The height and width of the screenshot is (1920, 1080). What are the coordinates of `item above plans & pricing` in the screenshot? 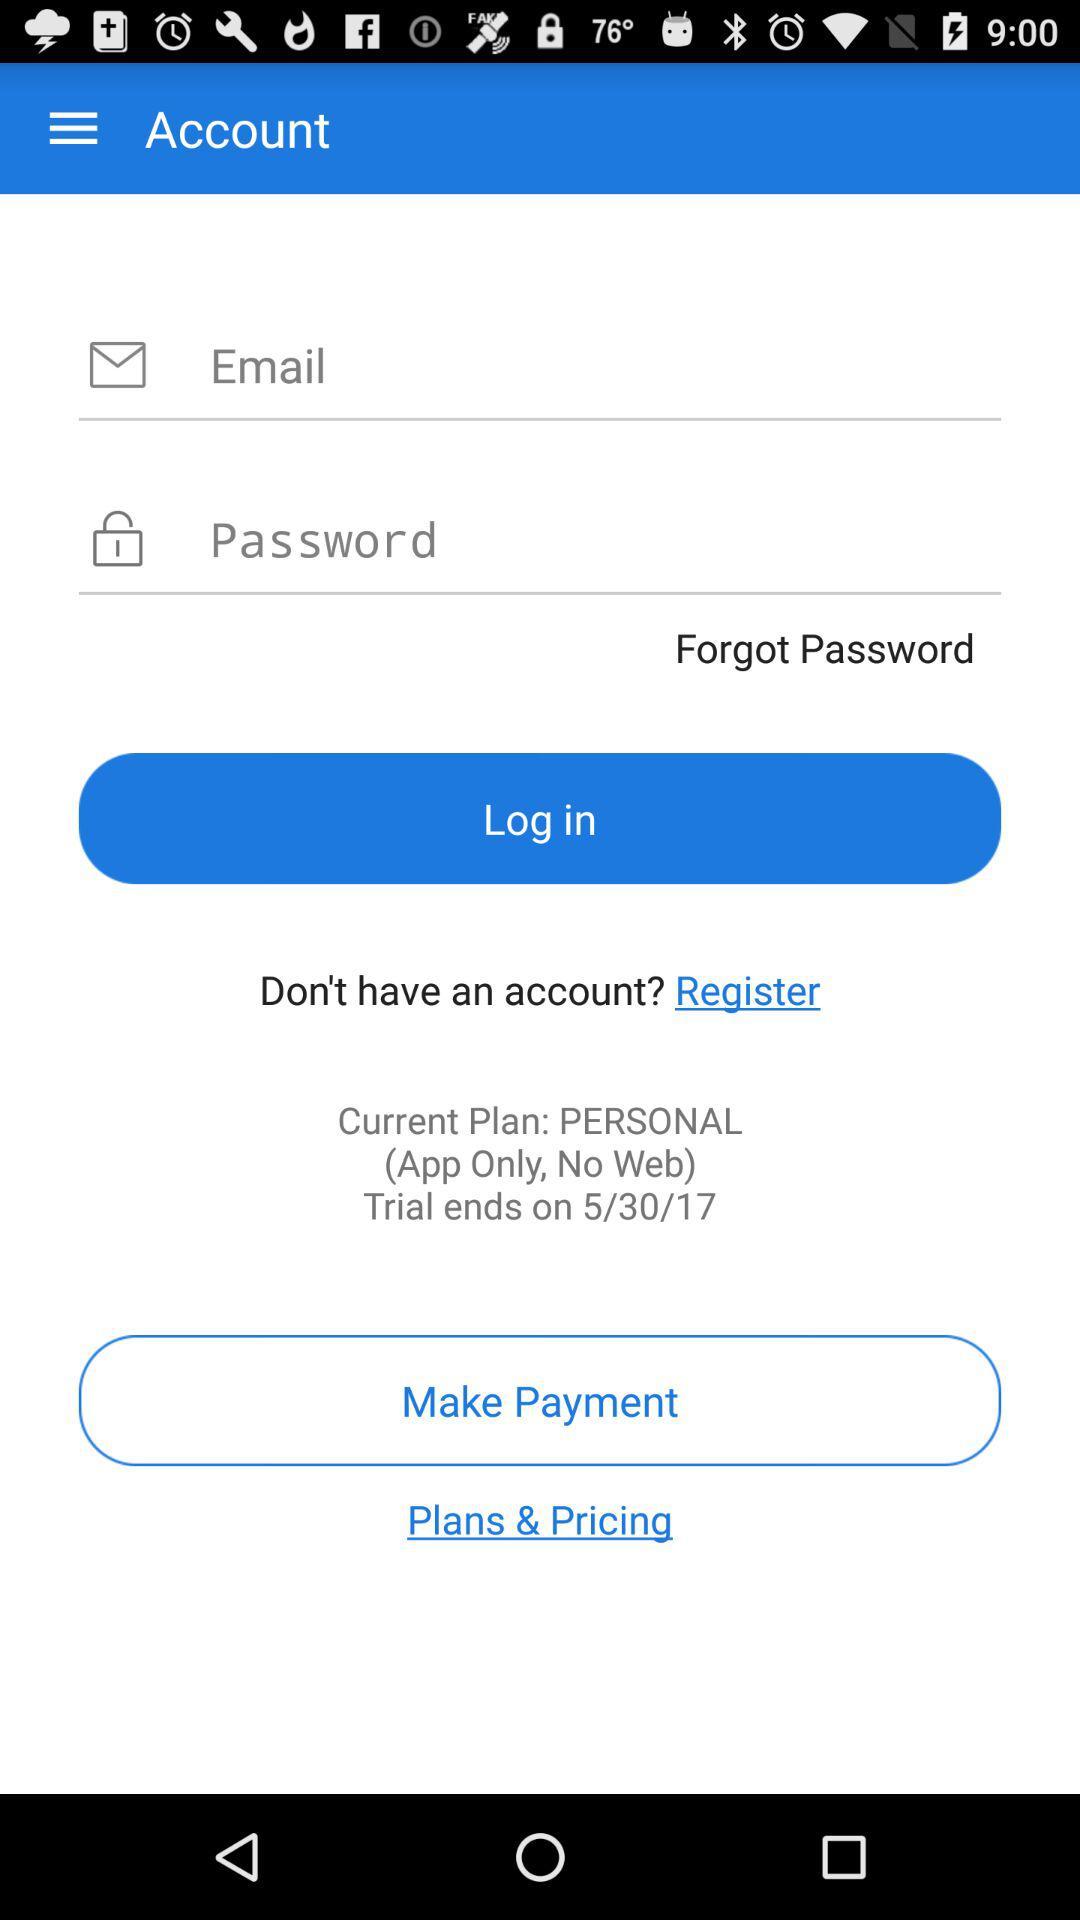 It's located at (540, 1399).